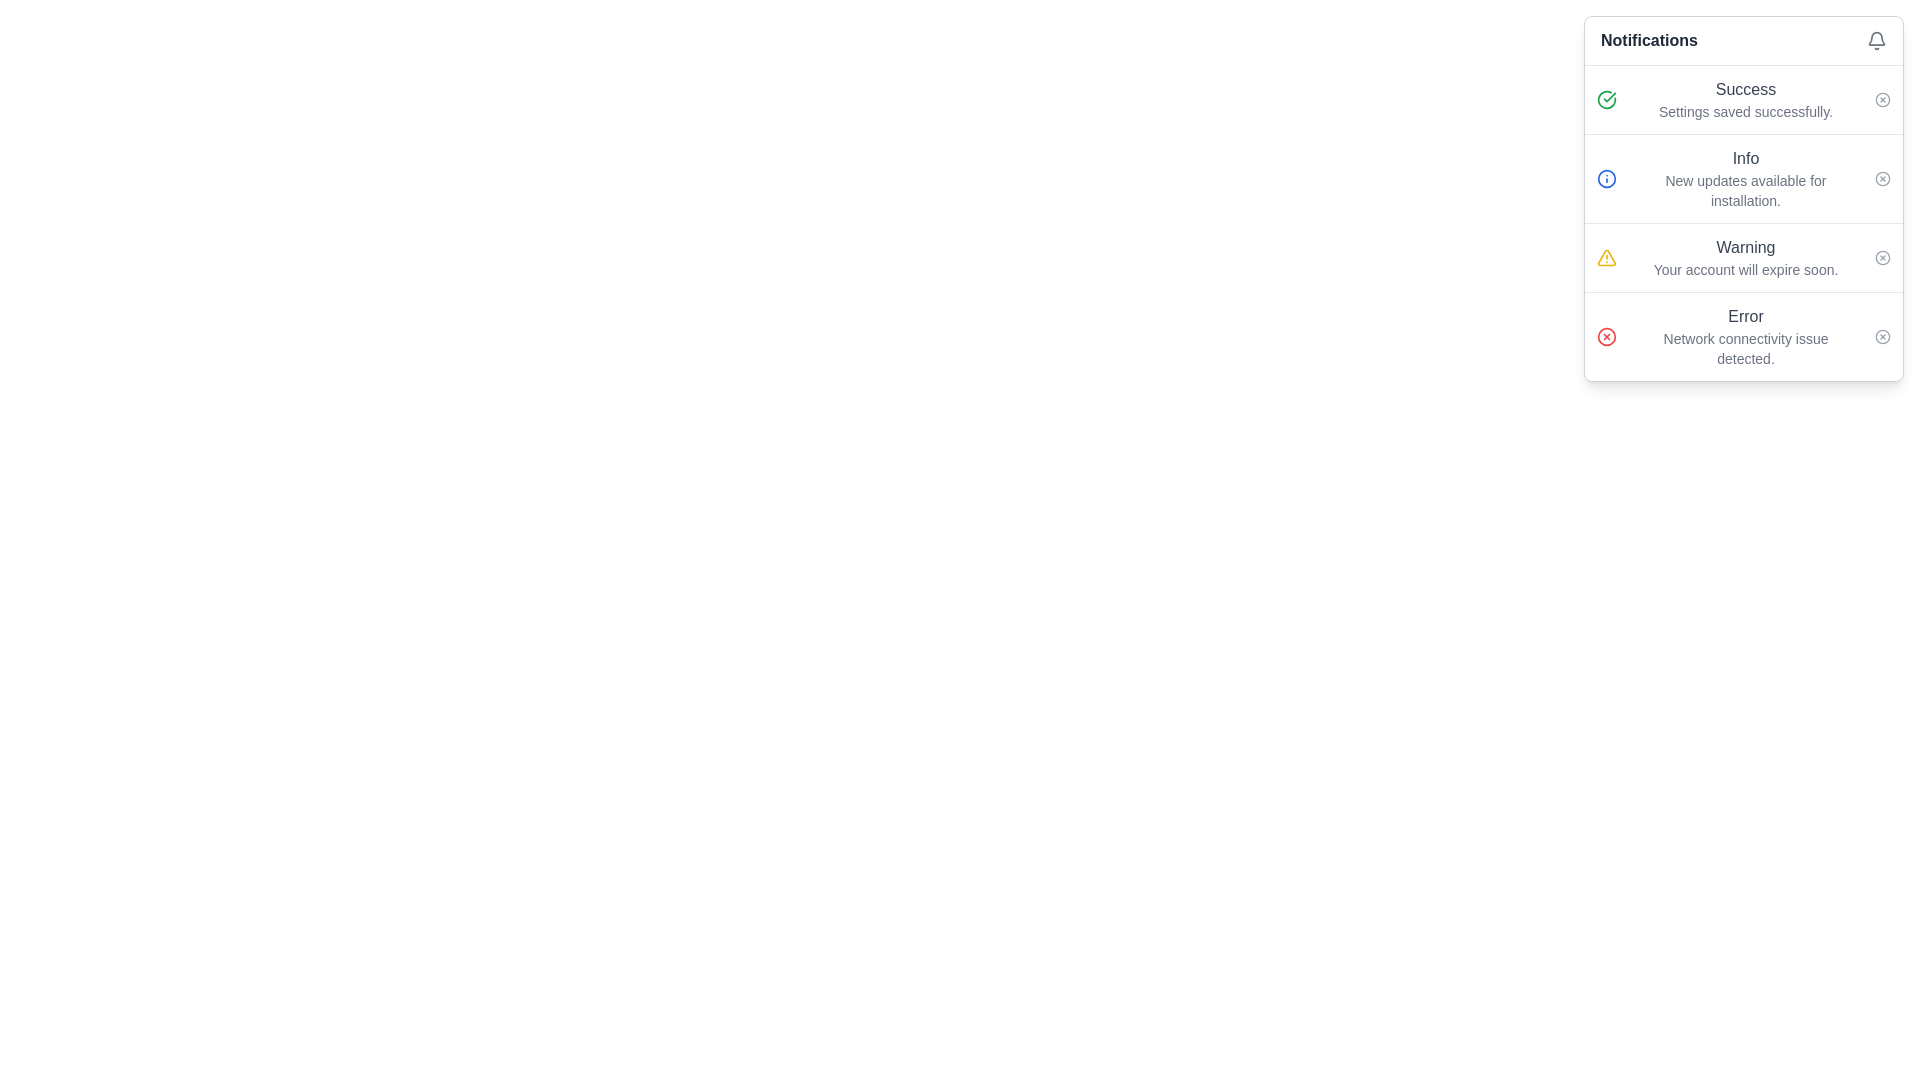  What do you see at coordinates (1745, 88) in the screenshot?
I see `the header text label of the first notification item in the right-hand notification panel, which indicates the type or status of the notification` at bounding box center [1745, 88].